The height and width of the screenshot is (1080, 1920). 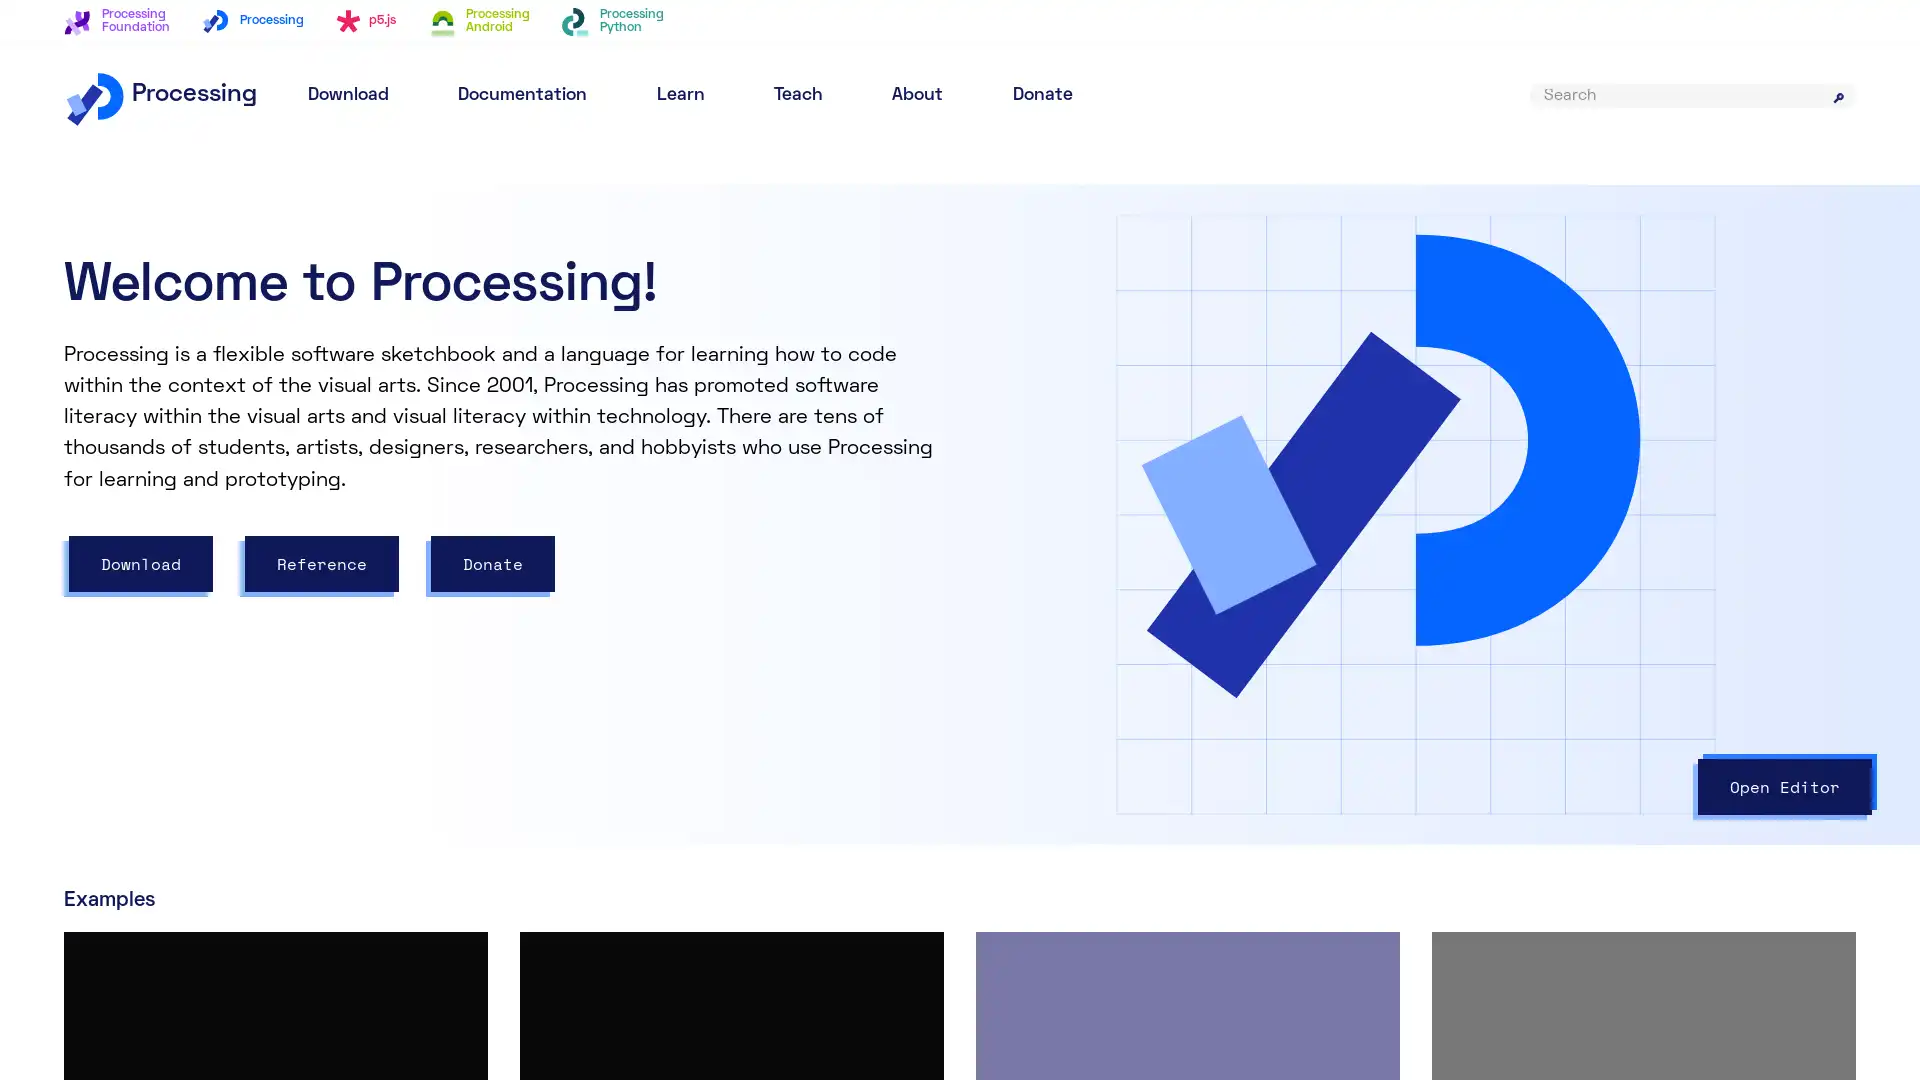 I want to click on change position, so click(x=1337, y=548).